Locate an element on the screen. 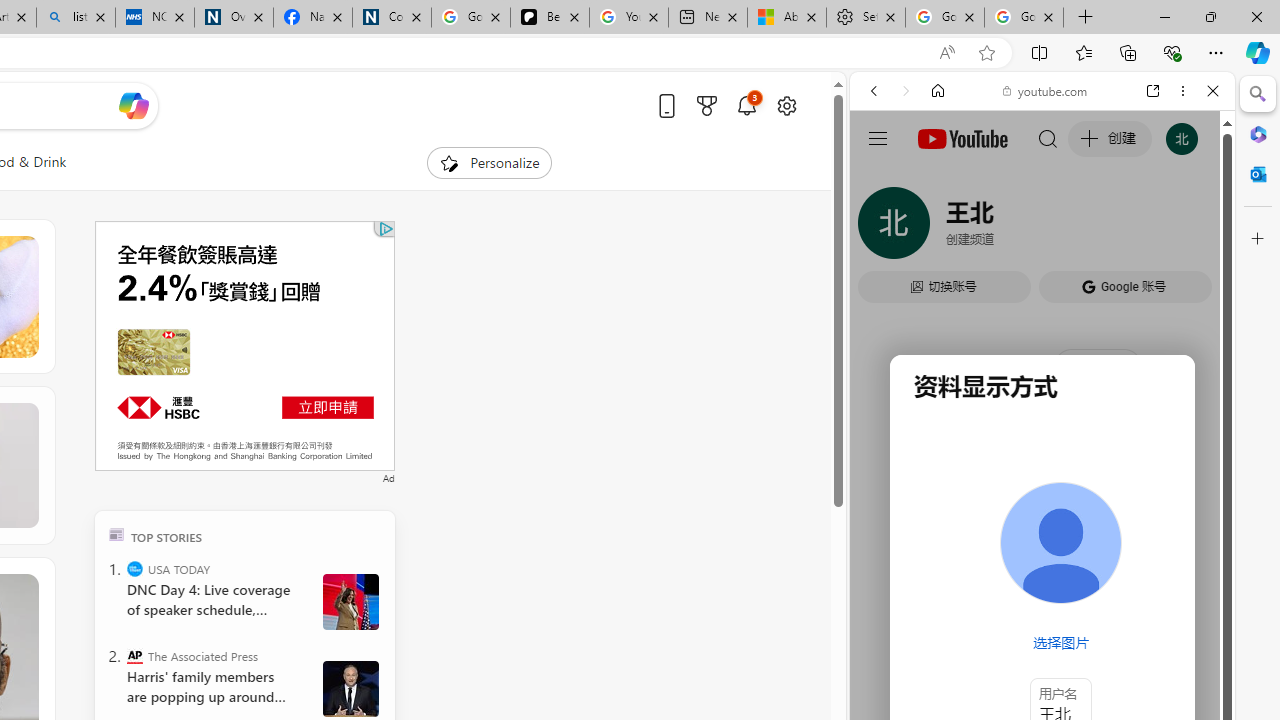 The width and height of the screenshot is (1280, 720). 'Open Copilot' is located at coordinates (132, 105).